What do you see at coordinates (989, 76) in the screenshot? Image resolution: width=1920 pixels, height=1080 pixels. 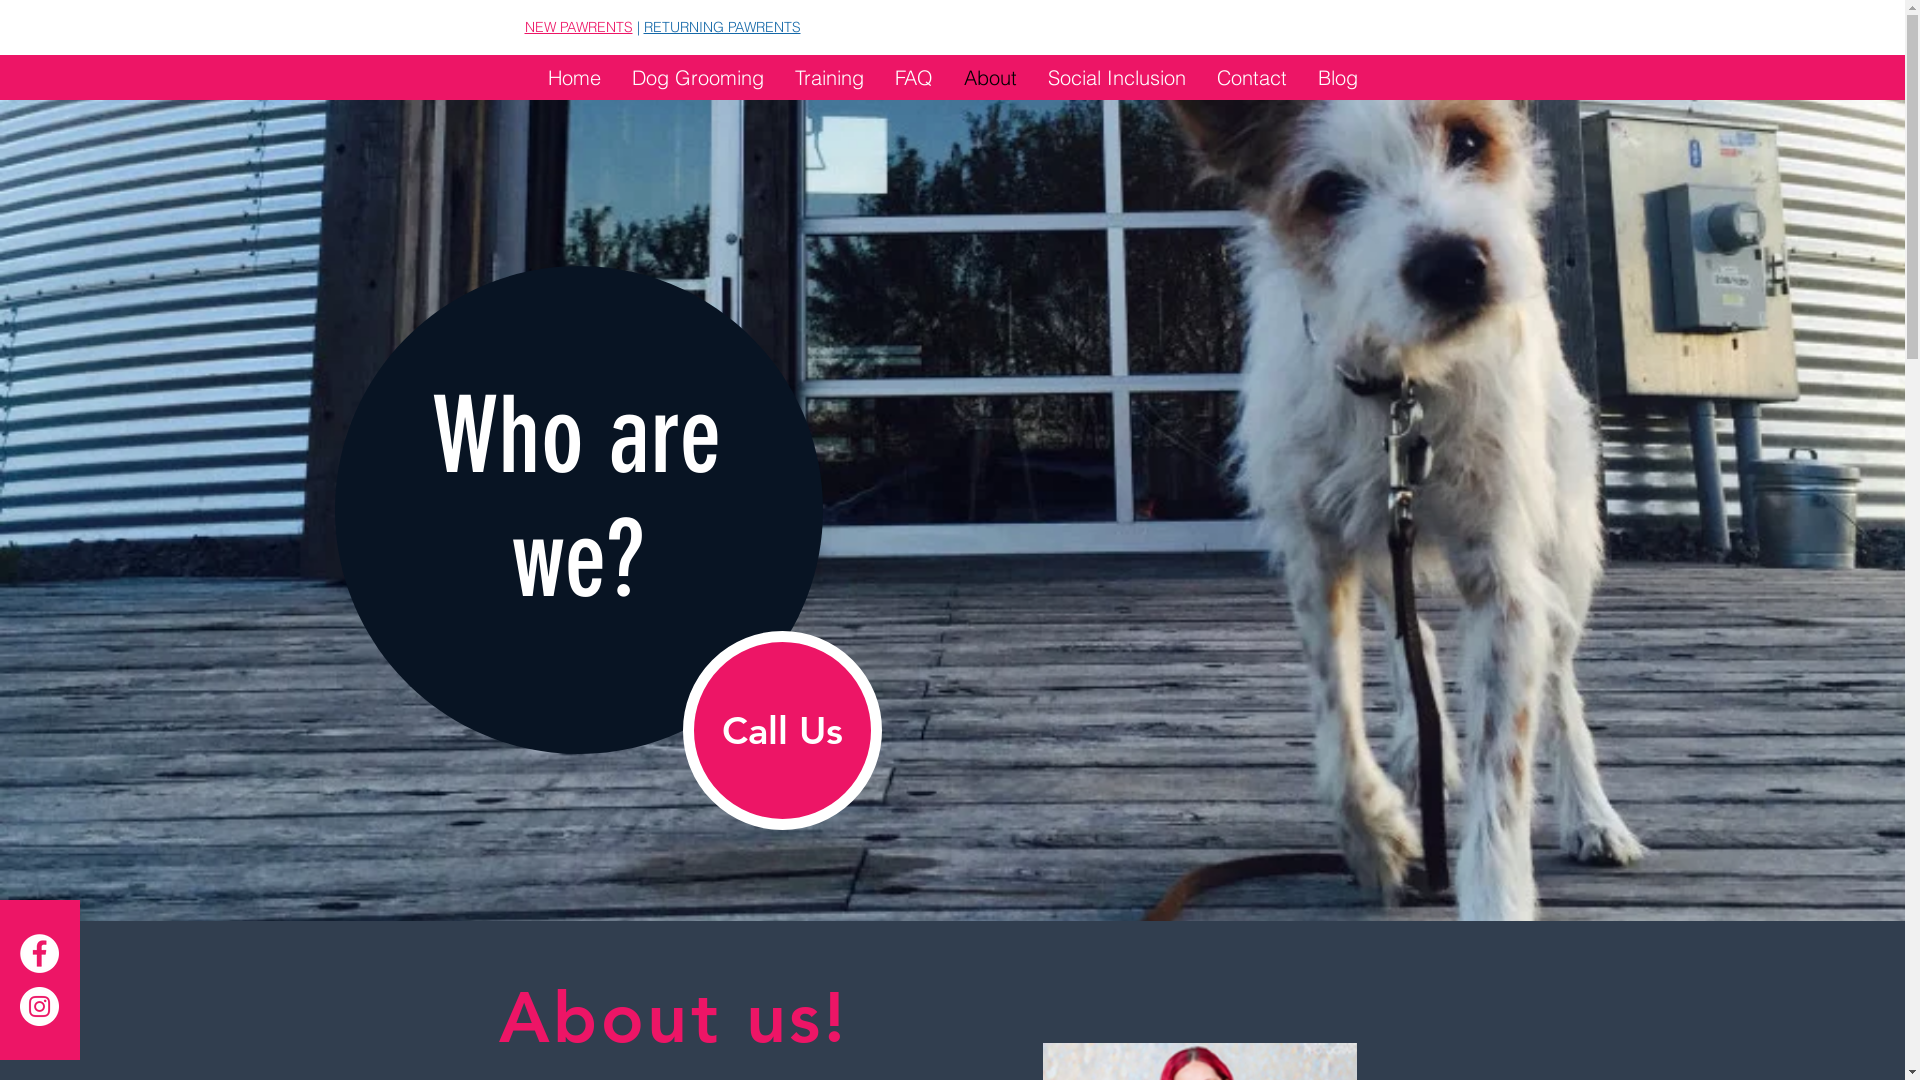 I see `'About'` at bounding box center [989, 76].